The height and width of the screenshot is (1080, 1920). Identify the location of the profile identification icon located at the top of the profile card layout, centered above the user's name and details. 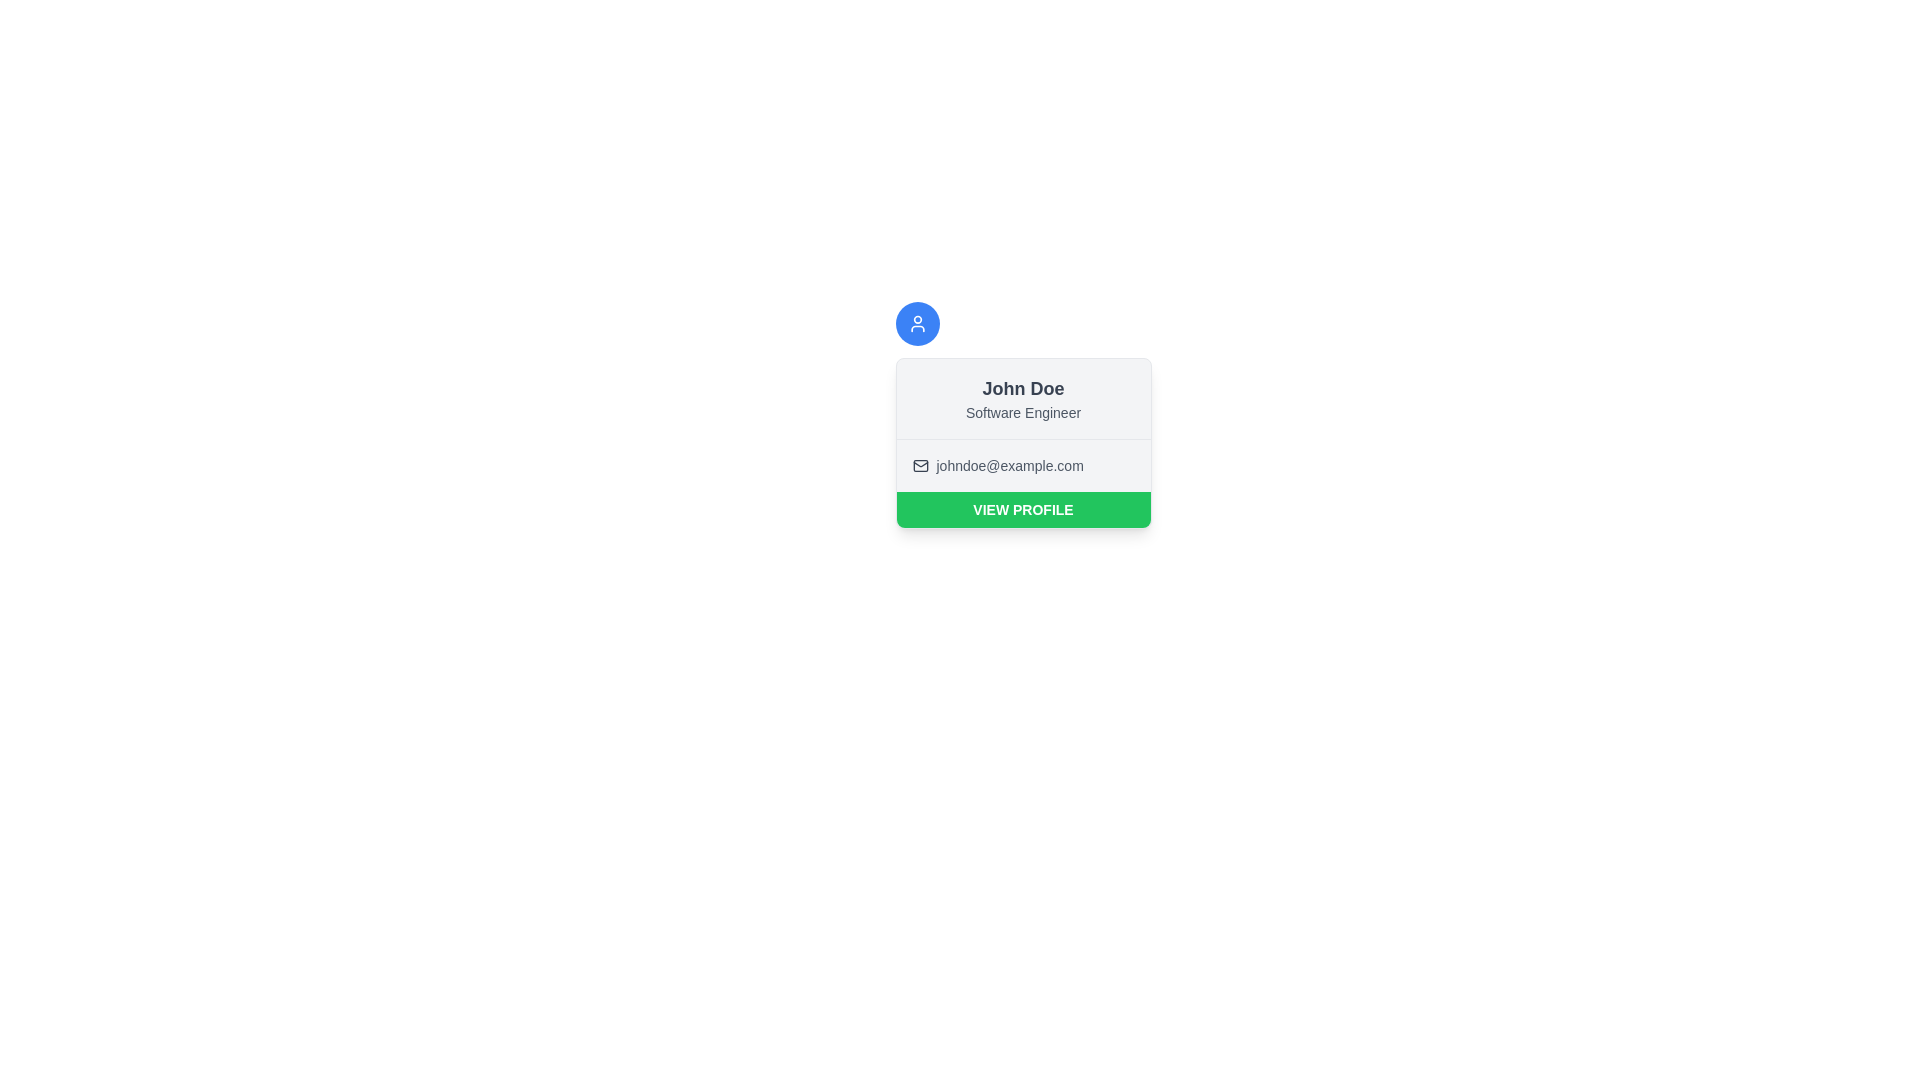
(916, 323).